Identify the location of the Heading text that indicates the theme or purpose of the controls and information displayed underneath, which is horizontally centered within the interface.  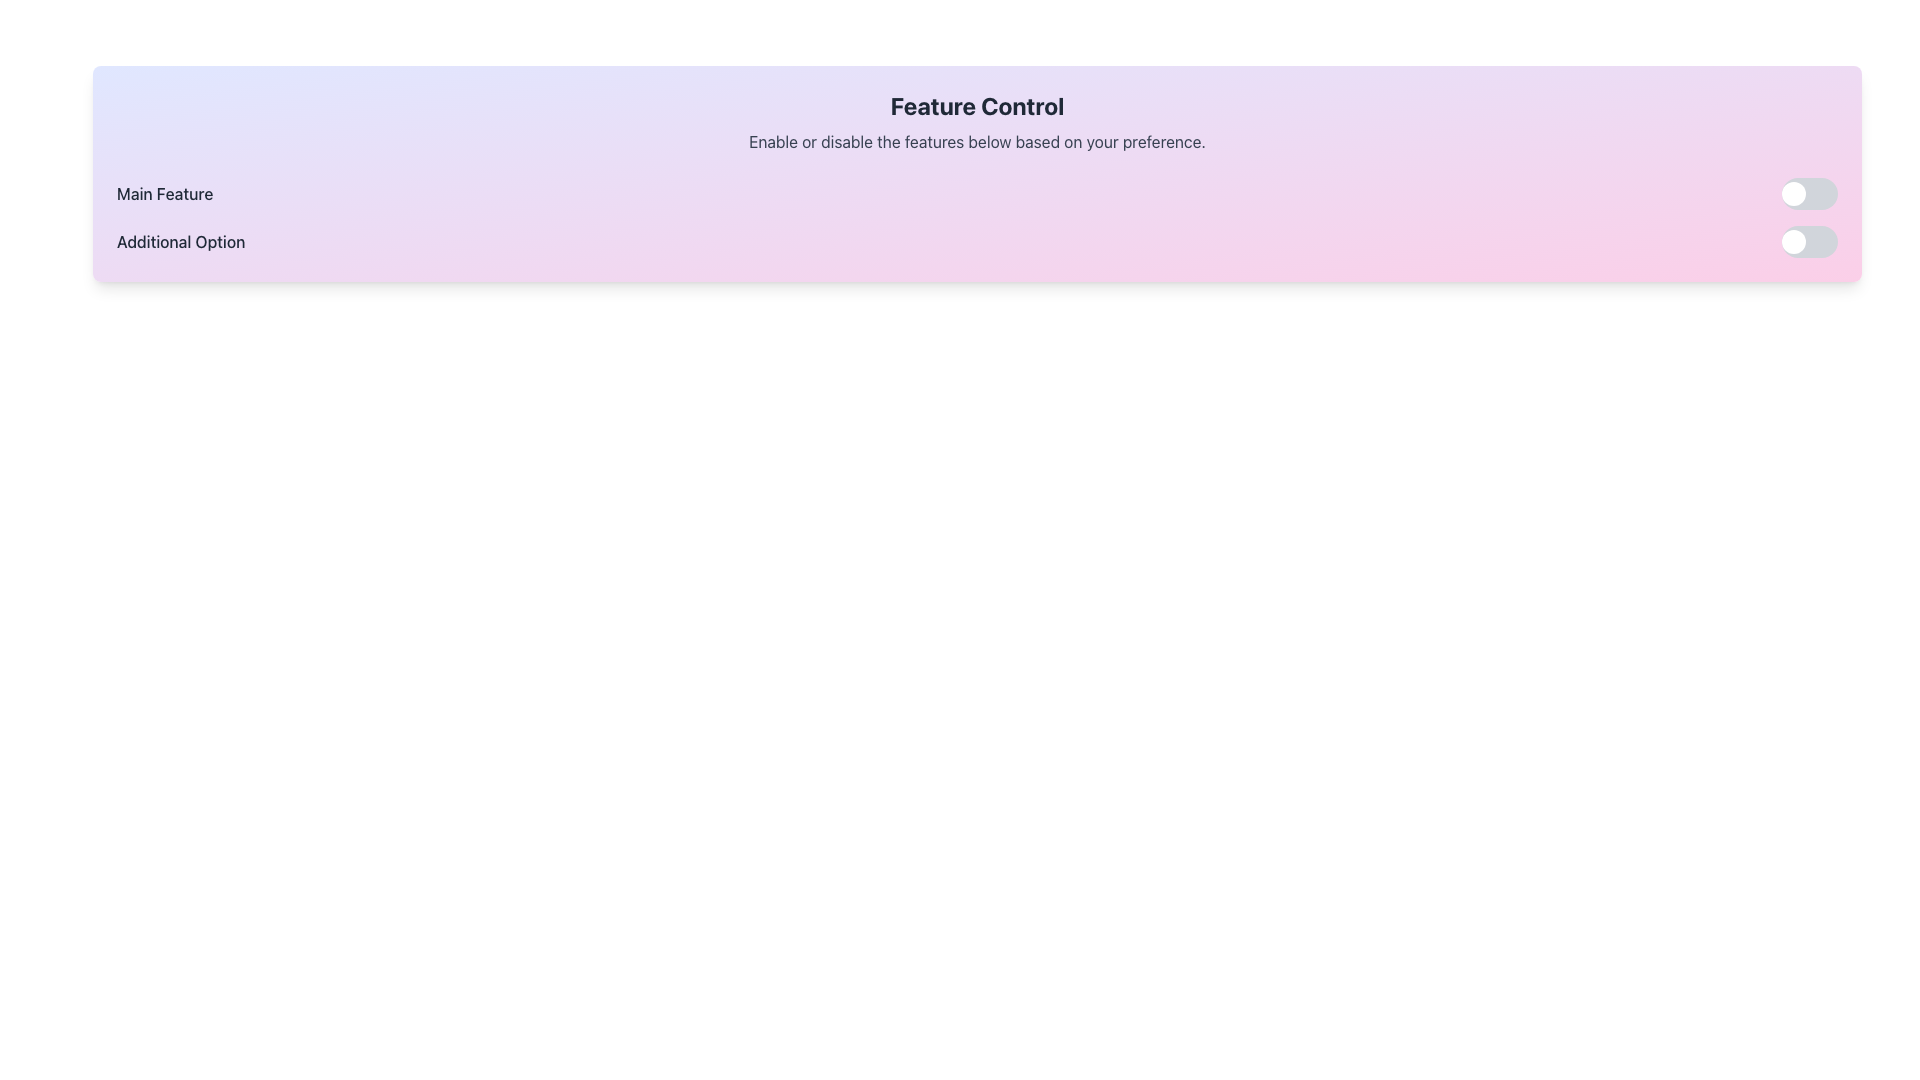
(977, 105).